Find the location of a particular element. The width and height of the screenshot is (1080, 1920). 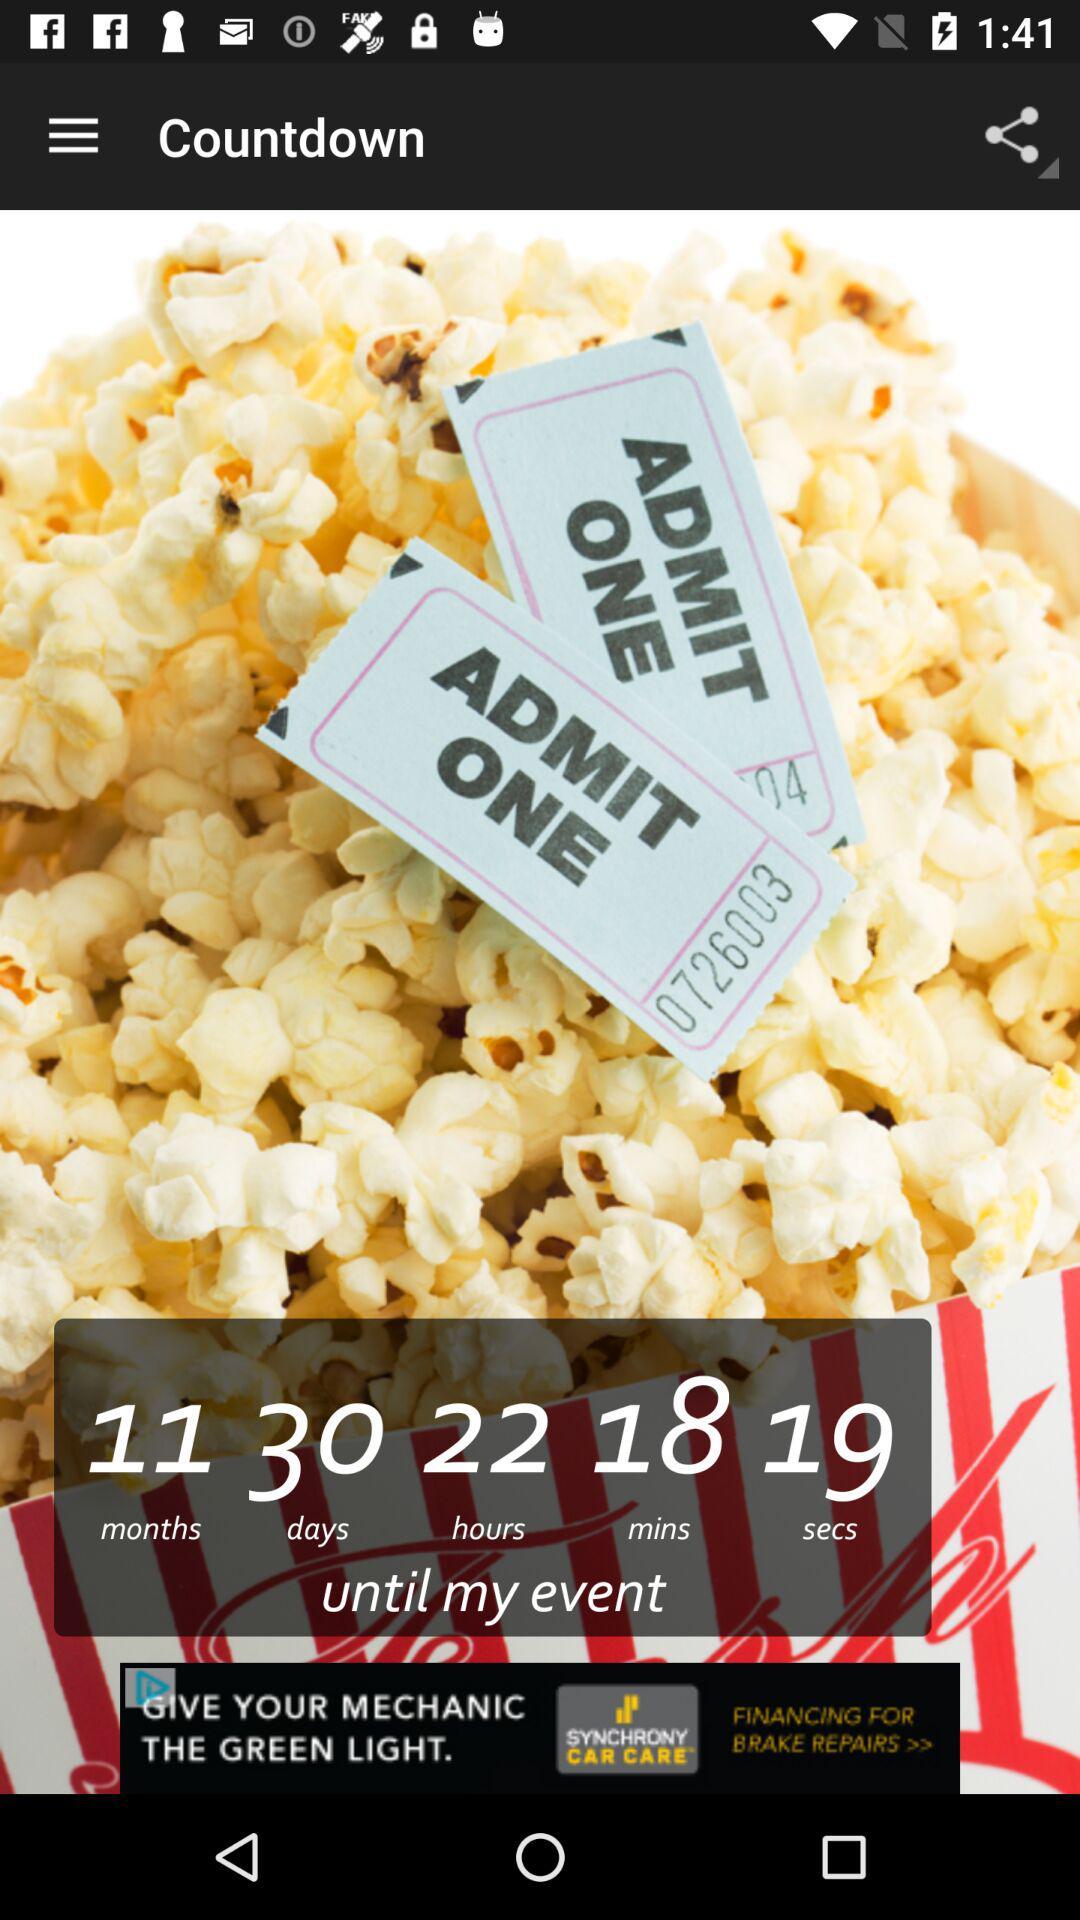

app next to countdown icon is located at coordinates (1017, 135).